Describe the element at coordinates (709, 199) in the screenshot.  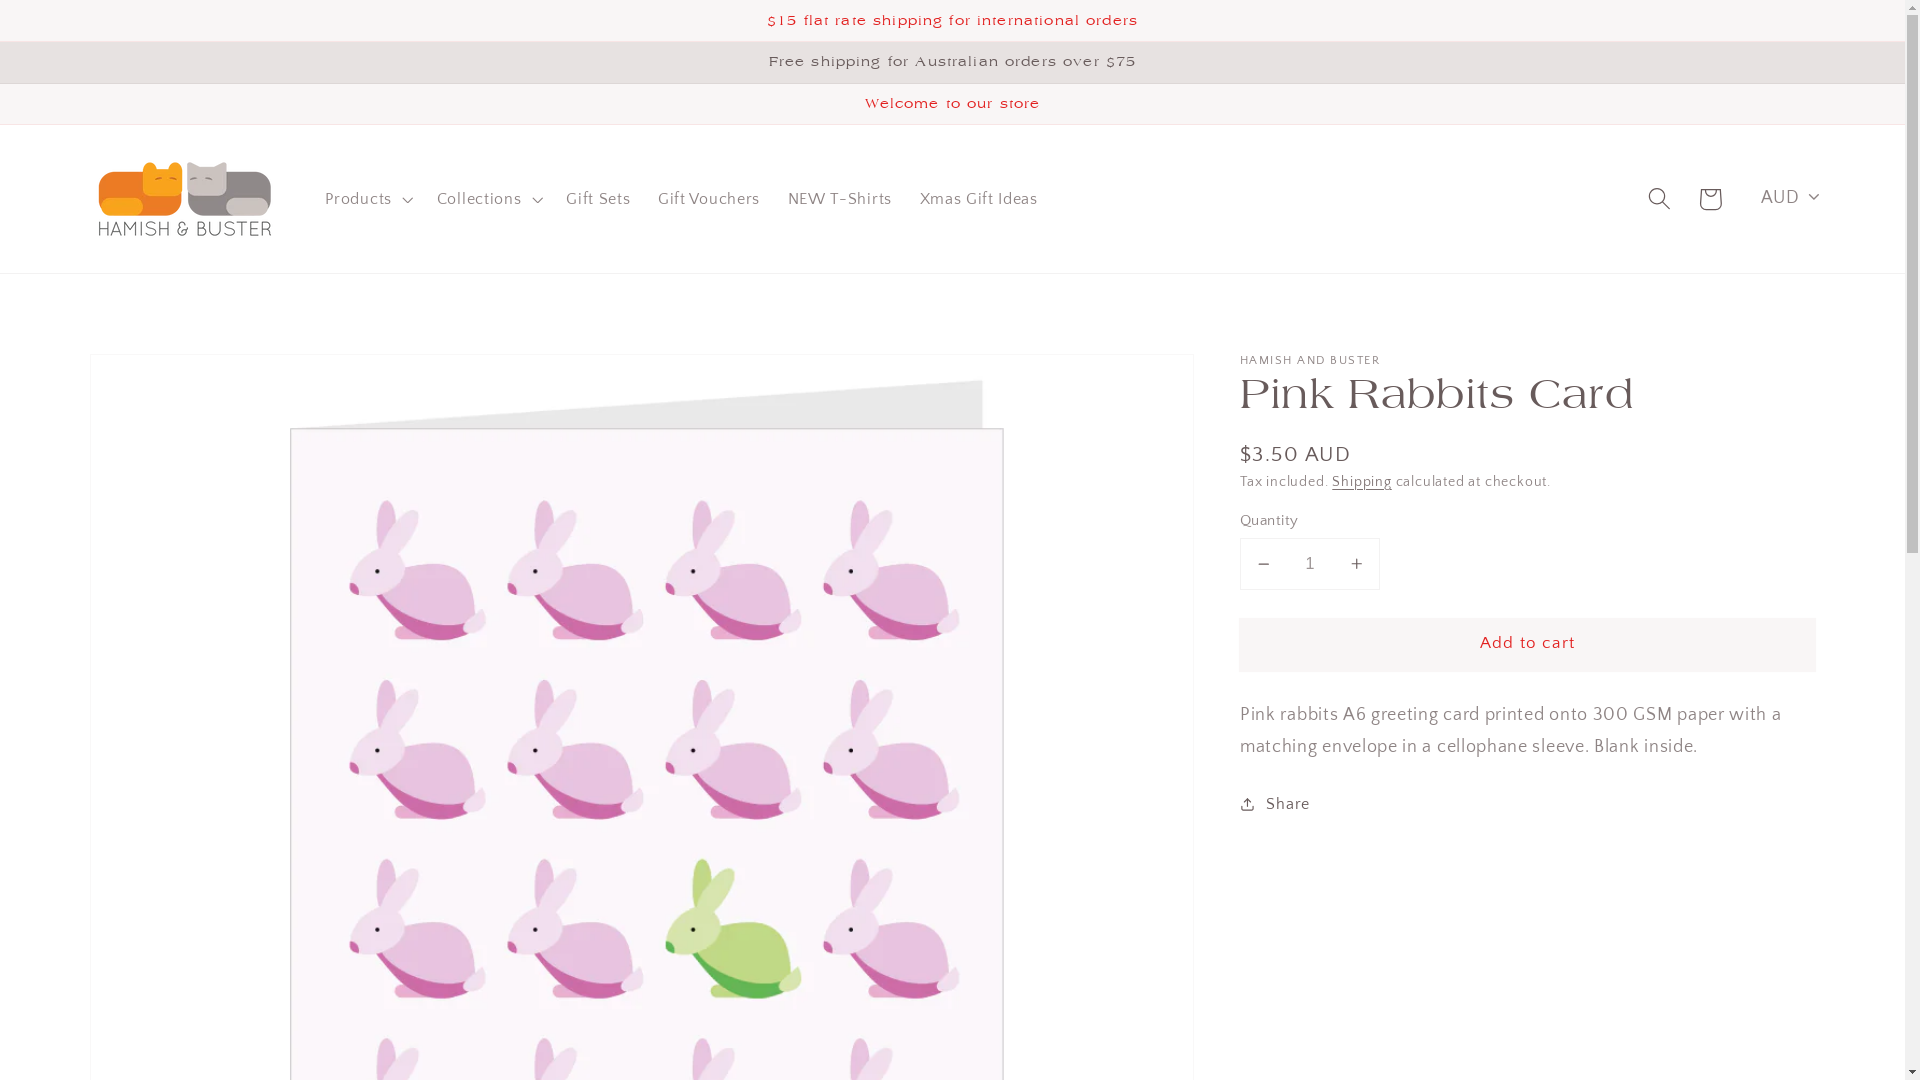
I see `'Gift Vouchers'` at that location.